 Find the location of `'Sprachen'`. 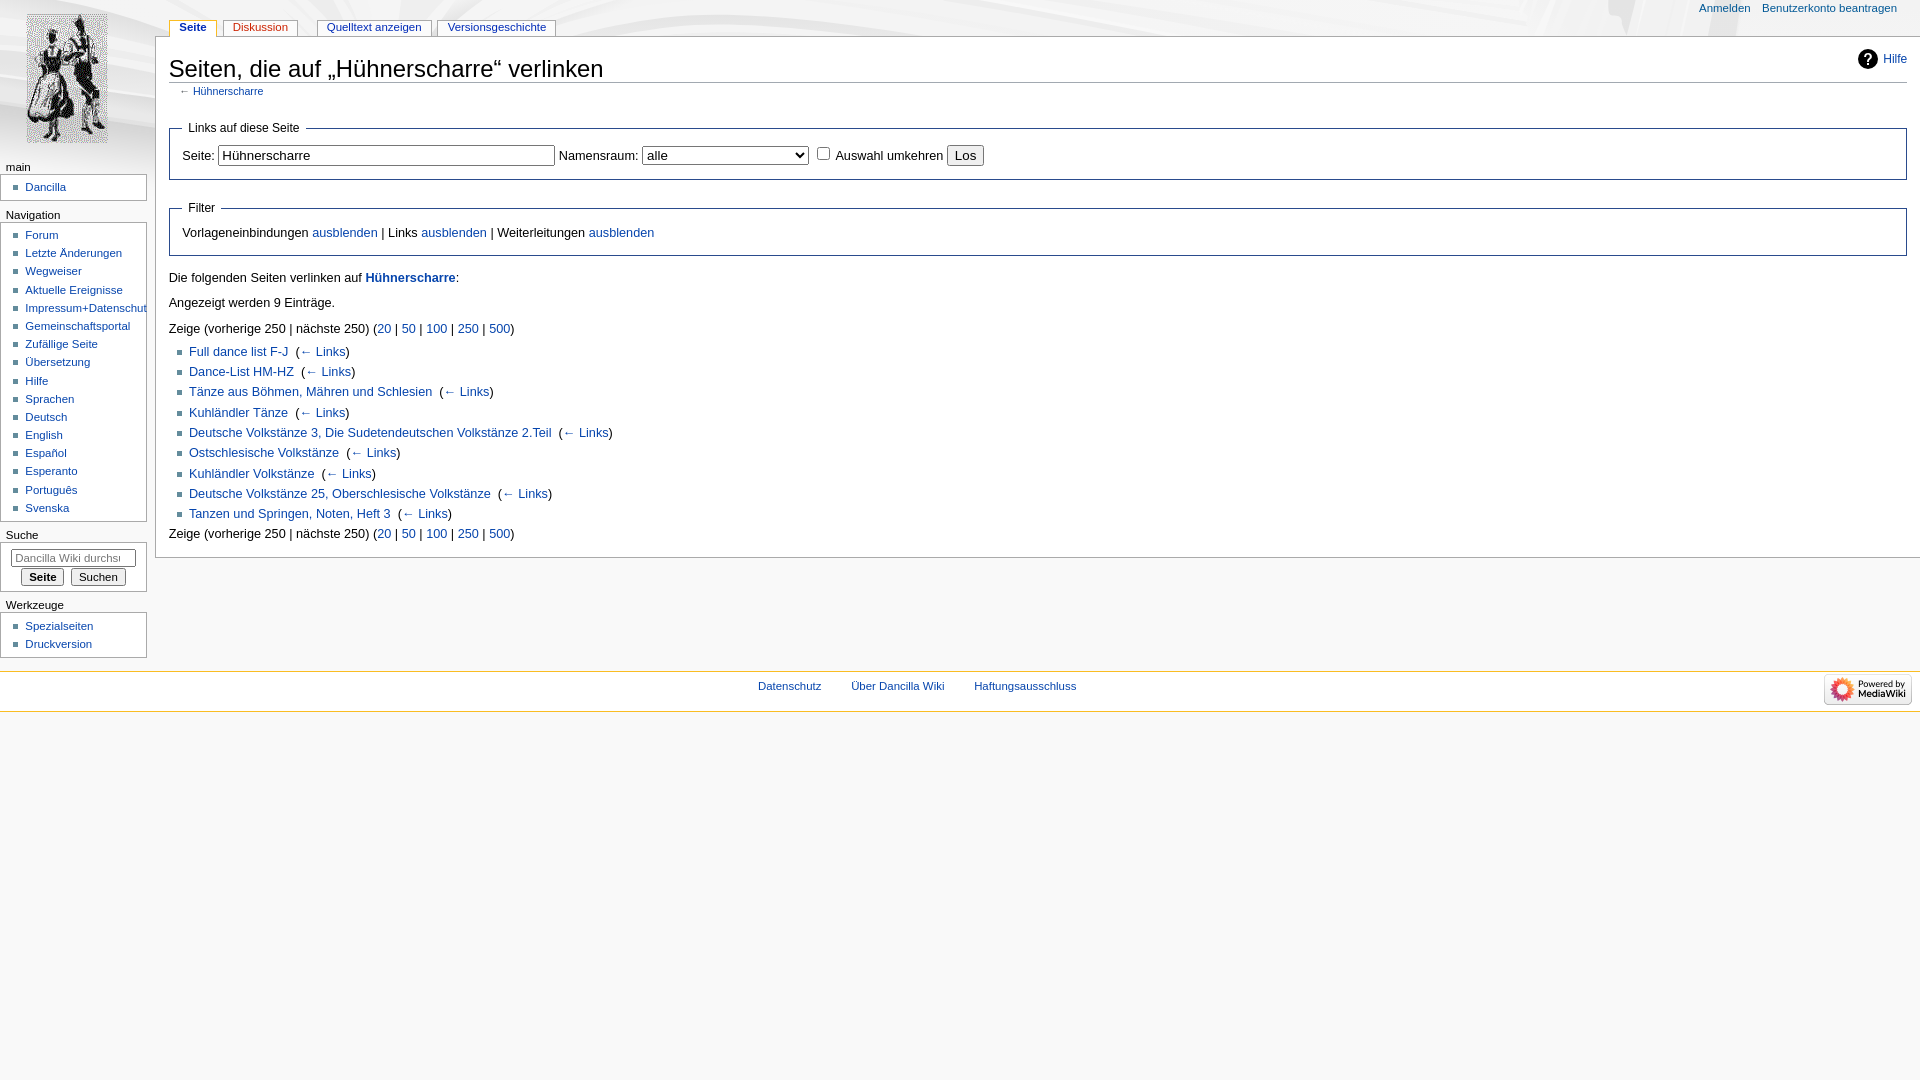

'Sprachen' is located at coordinates (49, 398).